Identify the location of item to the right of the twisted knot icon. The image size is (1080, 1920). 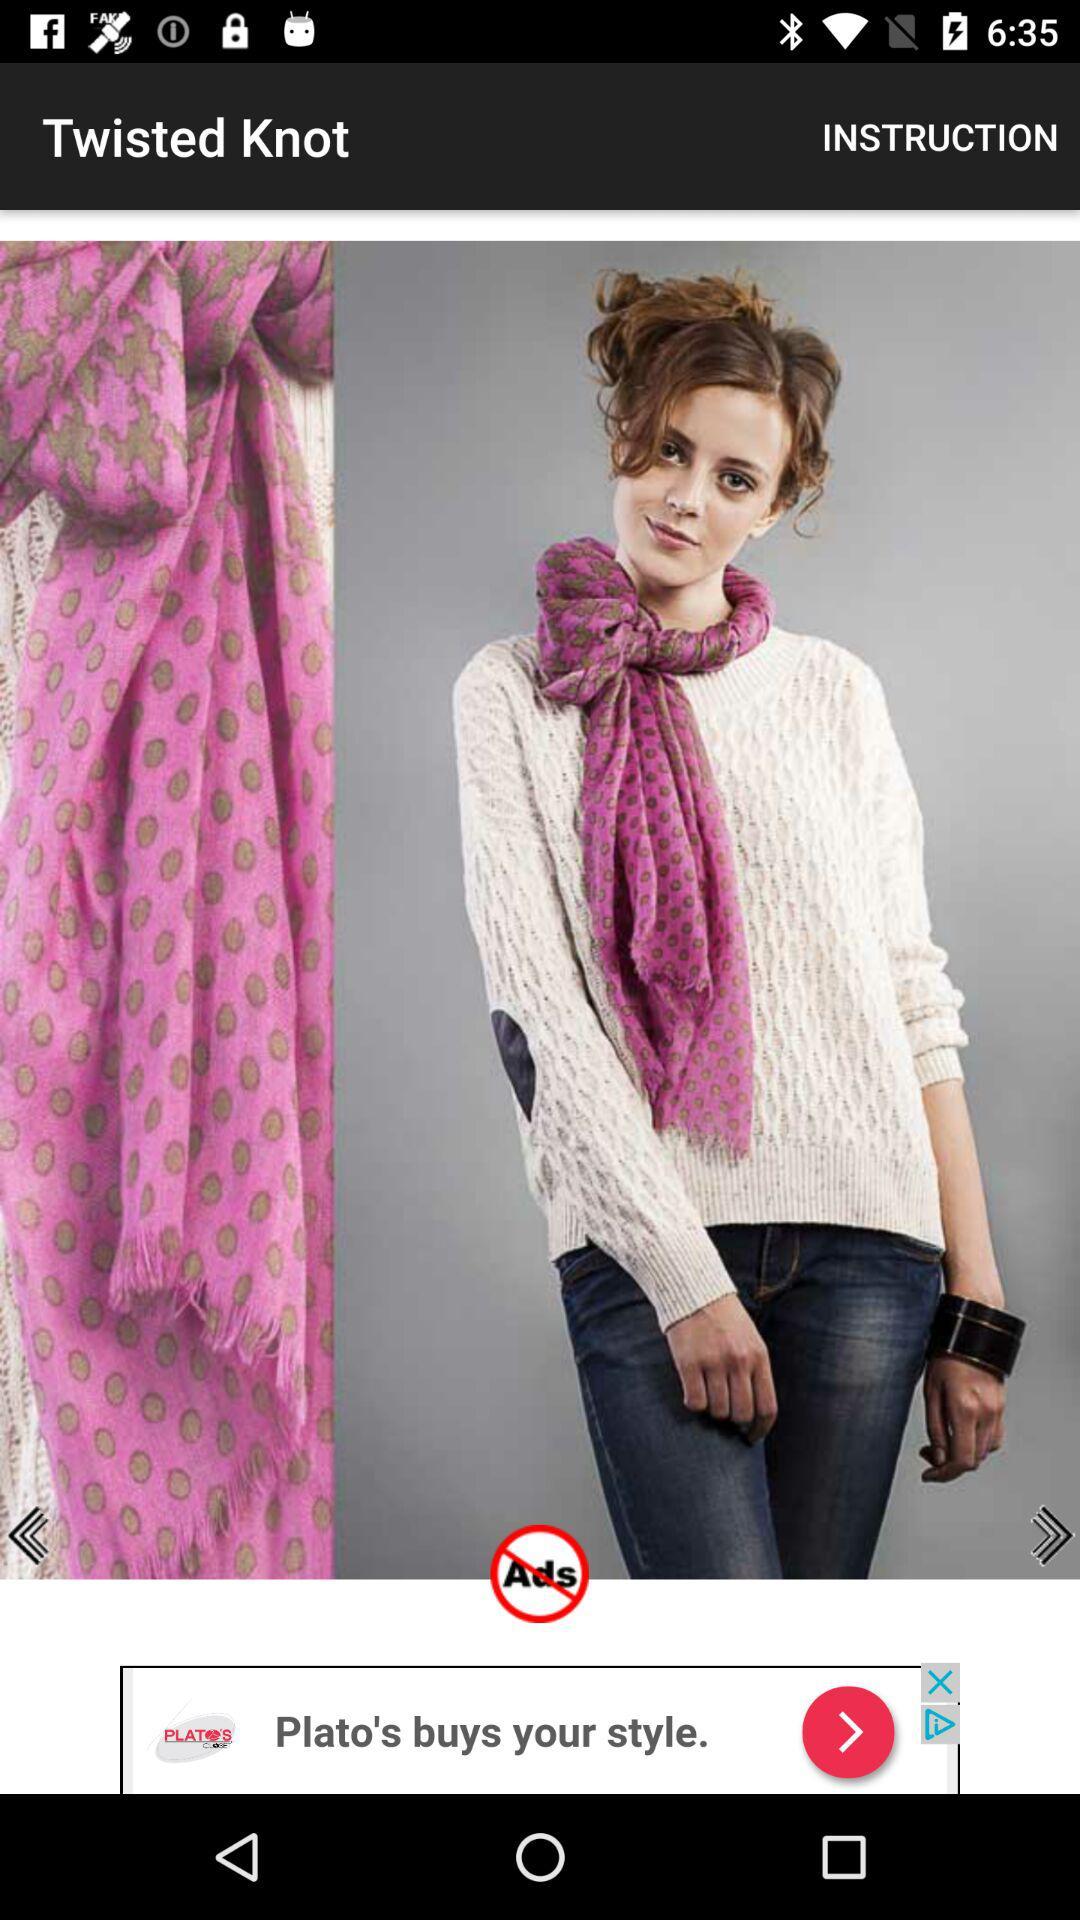
(940, 135).